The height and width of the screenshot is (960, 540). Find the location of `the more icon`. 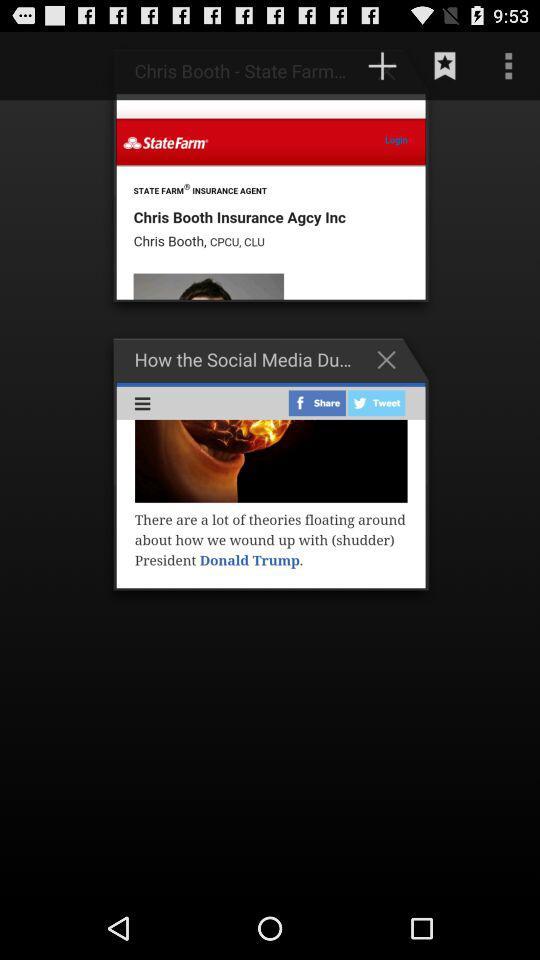

the more icon is located at coordinates (508, 70).